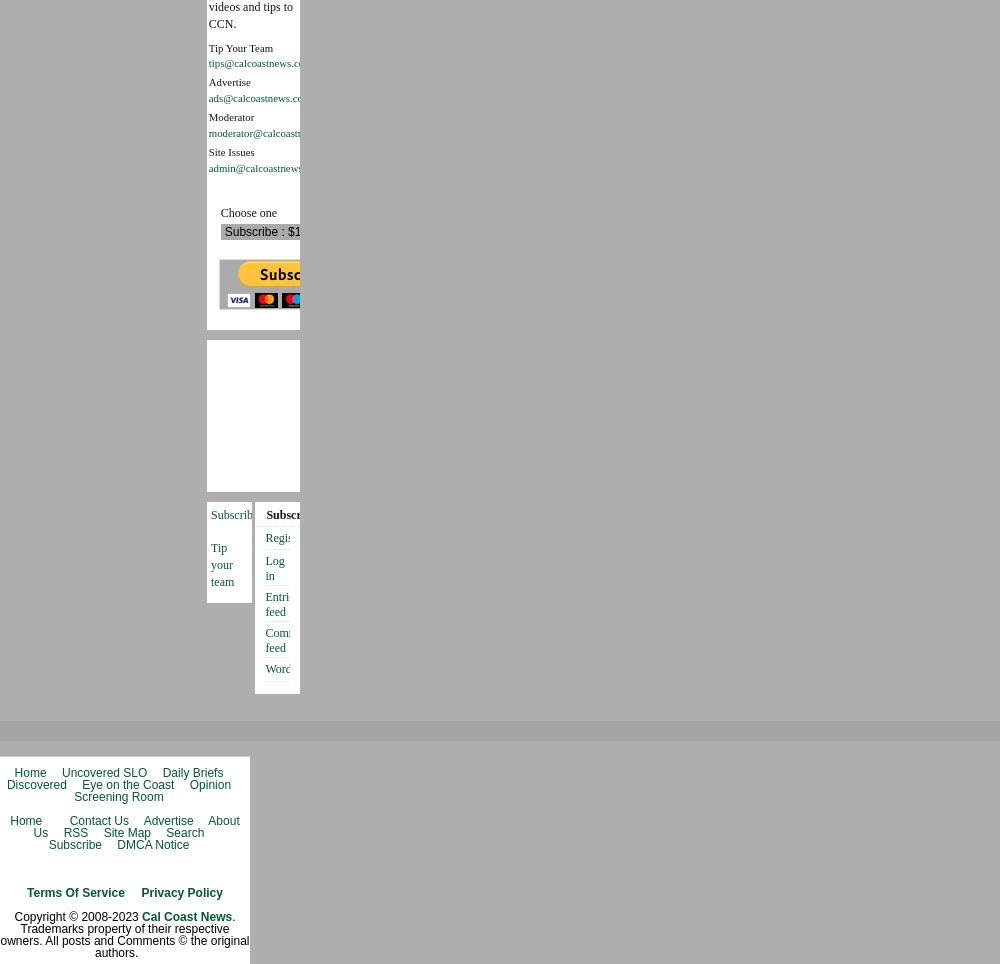  Describe the element at coordinates (265, 567) in the screenshot. I see `'Log in'` at that location.